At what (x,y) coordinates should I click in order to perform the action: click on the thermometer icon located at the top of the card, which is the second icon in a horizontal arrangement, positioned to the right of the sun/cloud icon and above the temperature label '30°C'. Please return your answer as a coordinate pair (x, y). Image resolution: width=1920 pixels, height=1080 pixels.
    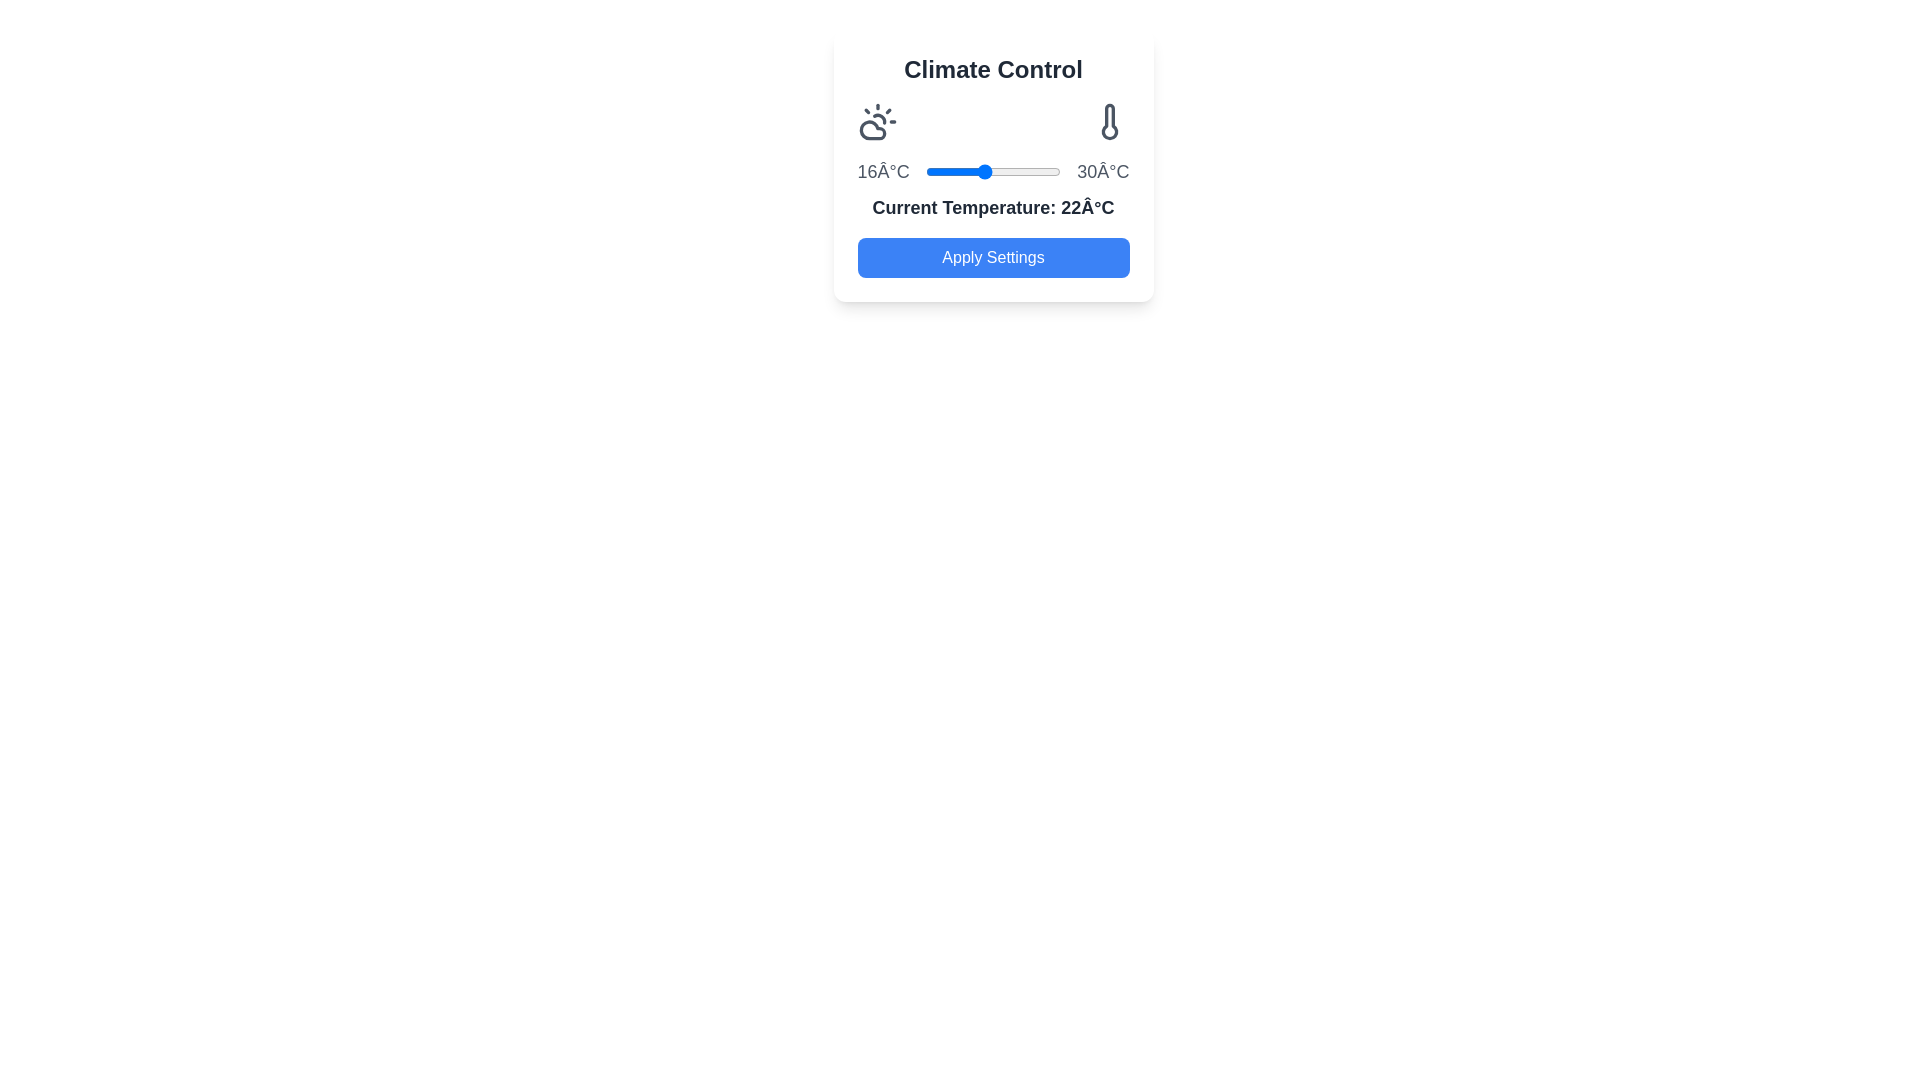
    Looking at the image, I should click on (1108, 122).